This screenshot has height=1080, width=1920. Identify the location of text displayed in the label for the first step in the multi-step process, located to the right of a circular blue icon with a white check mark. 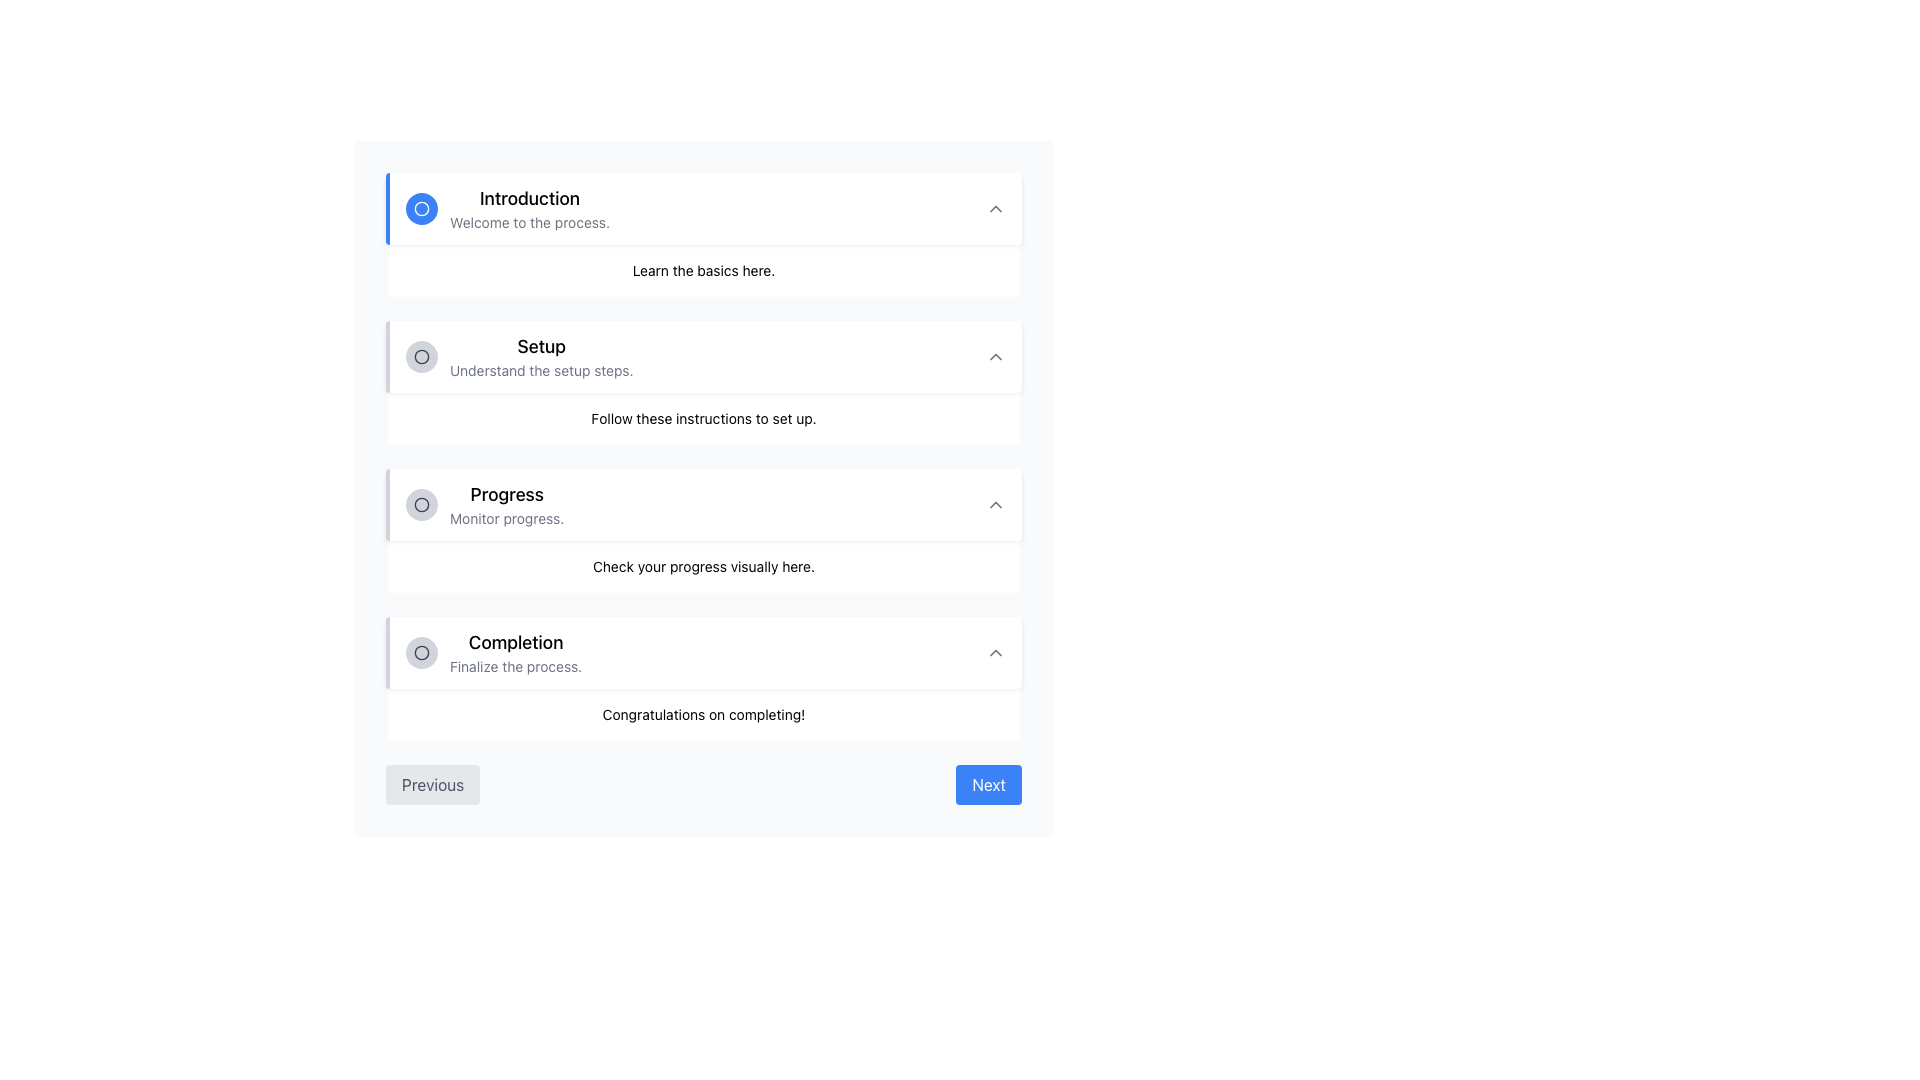
(530, 208).